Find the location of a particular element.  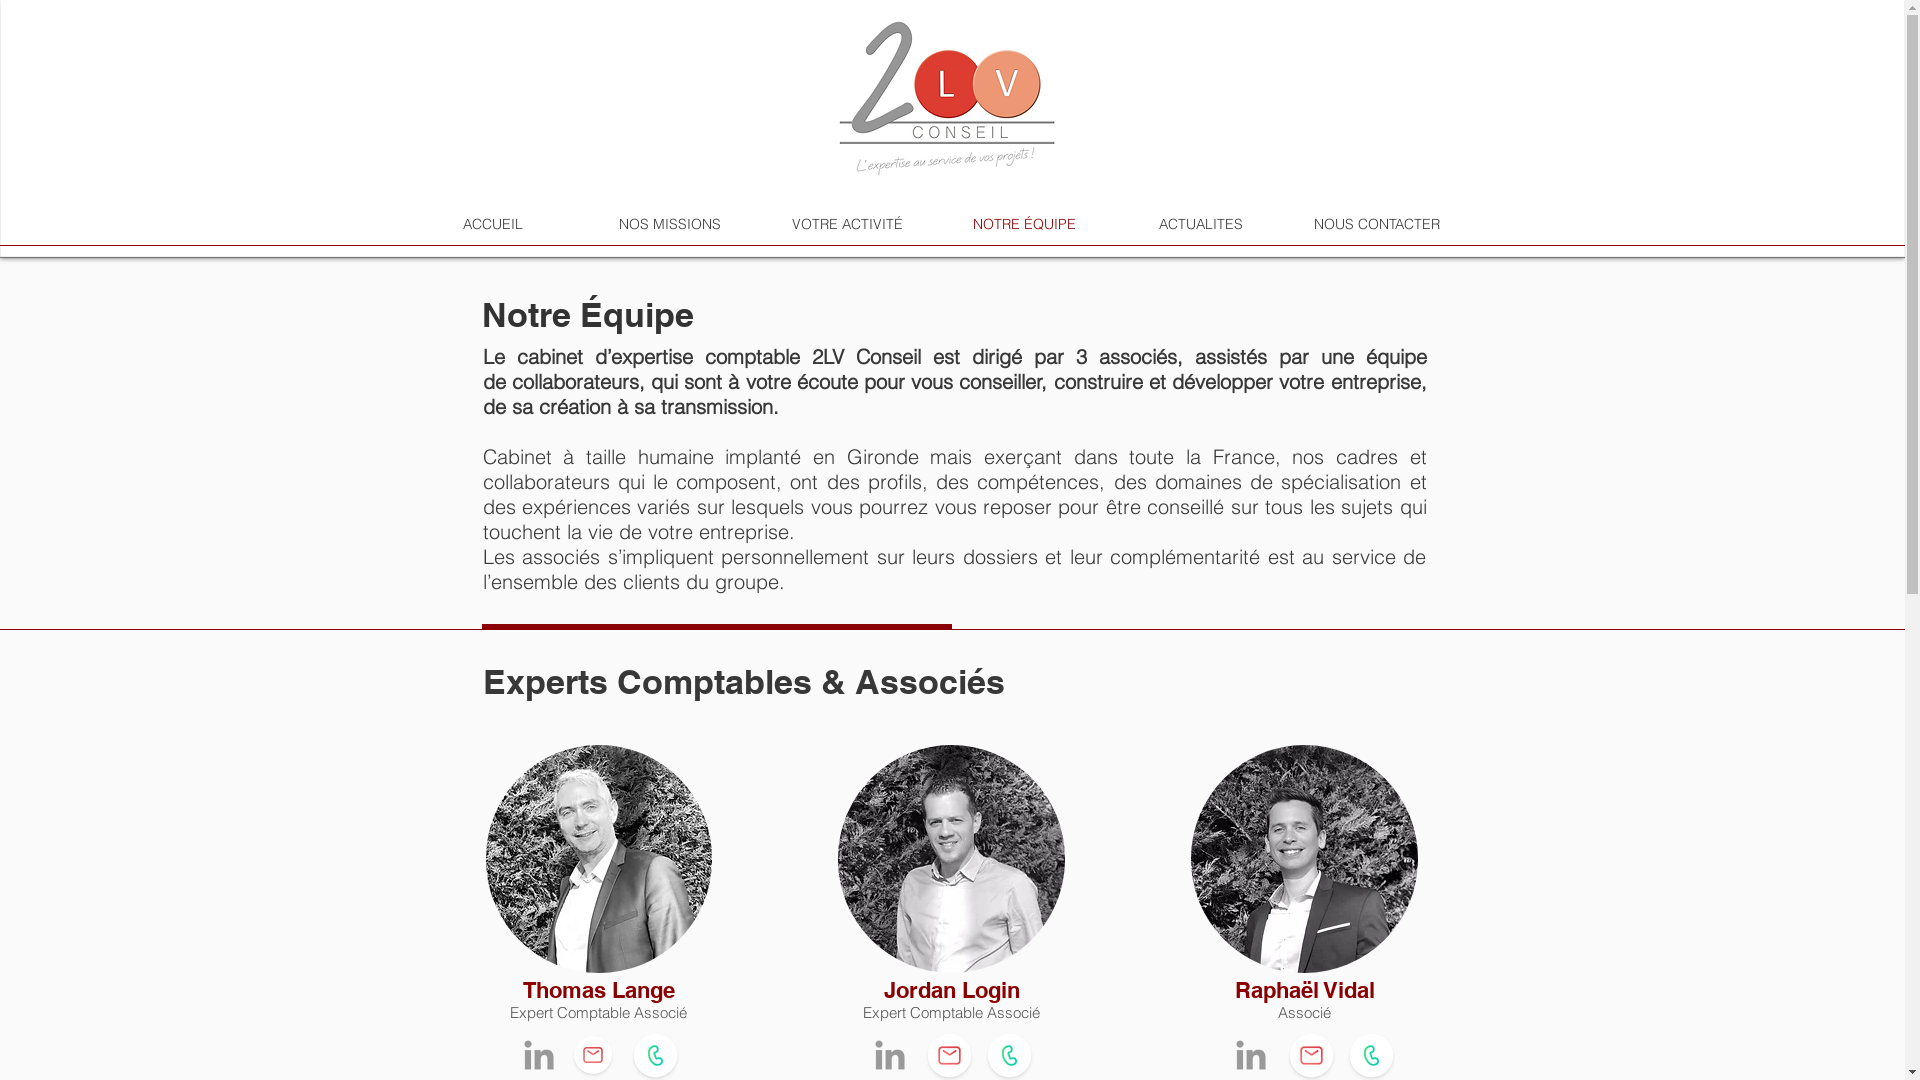

'NOUS CONTACTER' is located at coordinates (1375, 223).